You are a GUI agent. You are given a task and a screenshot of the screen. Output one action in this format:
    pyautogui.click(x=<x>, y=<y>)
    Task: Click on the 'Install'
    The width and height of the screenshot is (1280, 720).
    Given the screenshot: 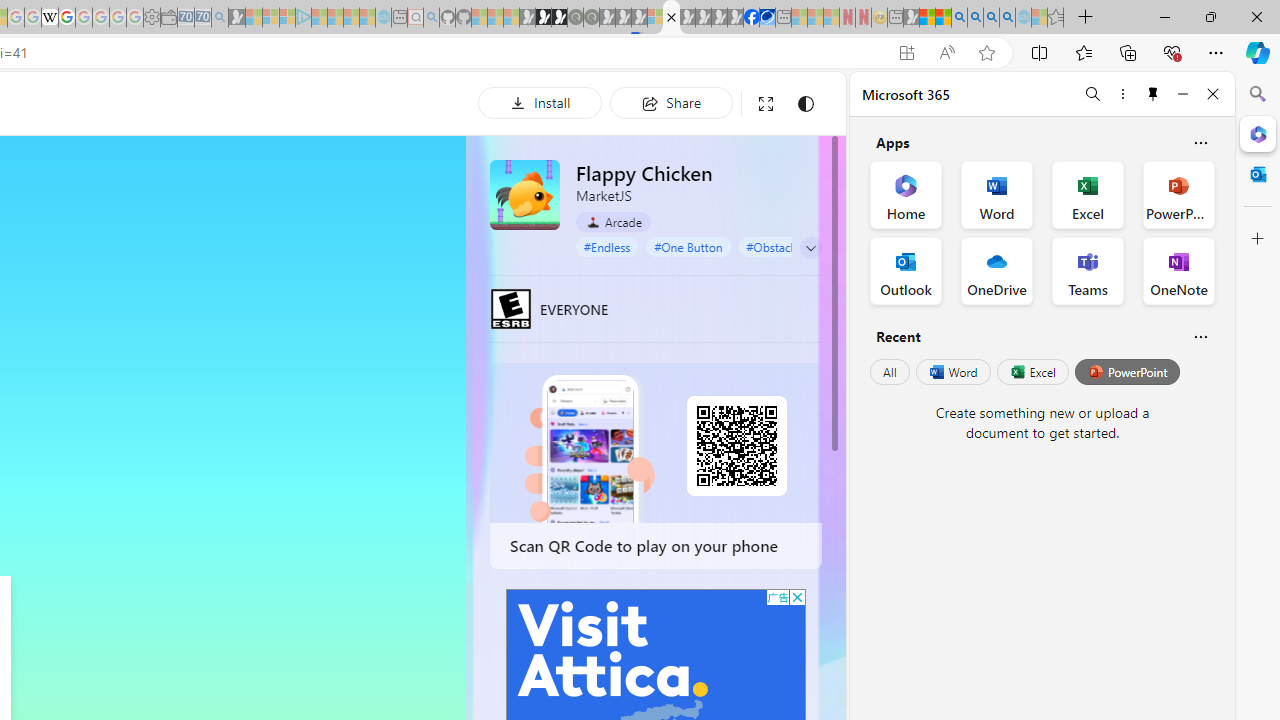 What is the action you would take?
    pyautogui.click(x=540, y=102)
    